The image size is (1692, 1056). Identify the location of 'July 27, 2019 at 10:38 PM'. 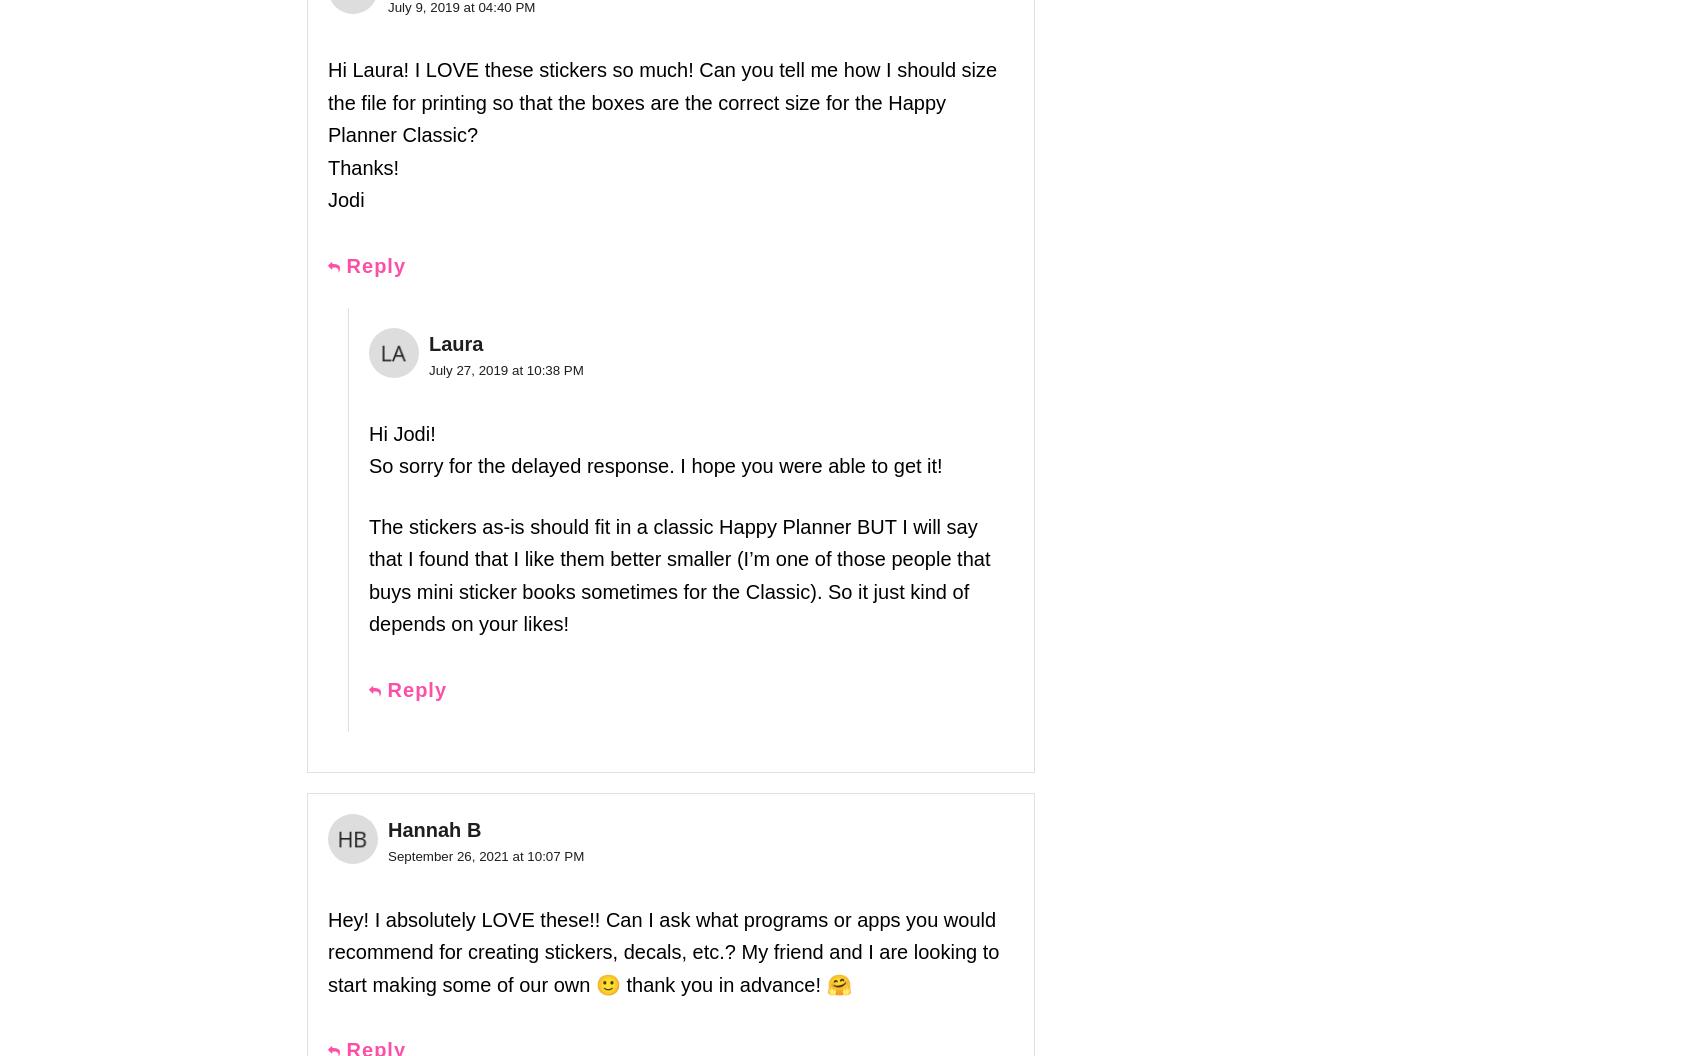
(427, 369).